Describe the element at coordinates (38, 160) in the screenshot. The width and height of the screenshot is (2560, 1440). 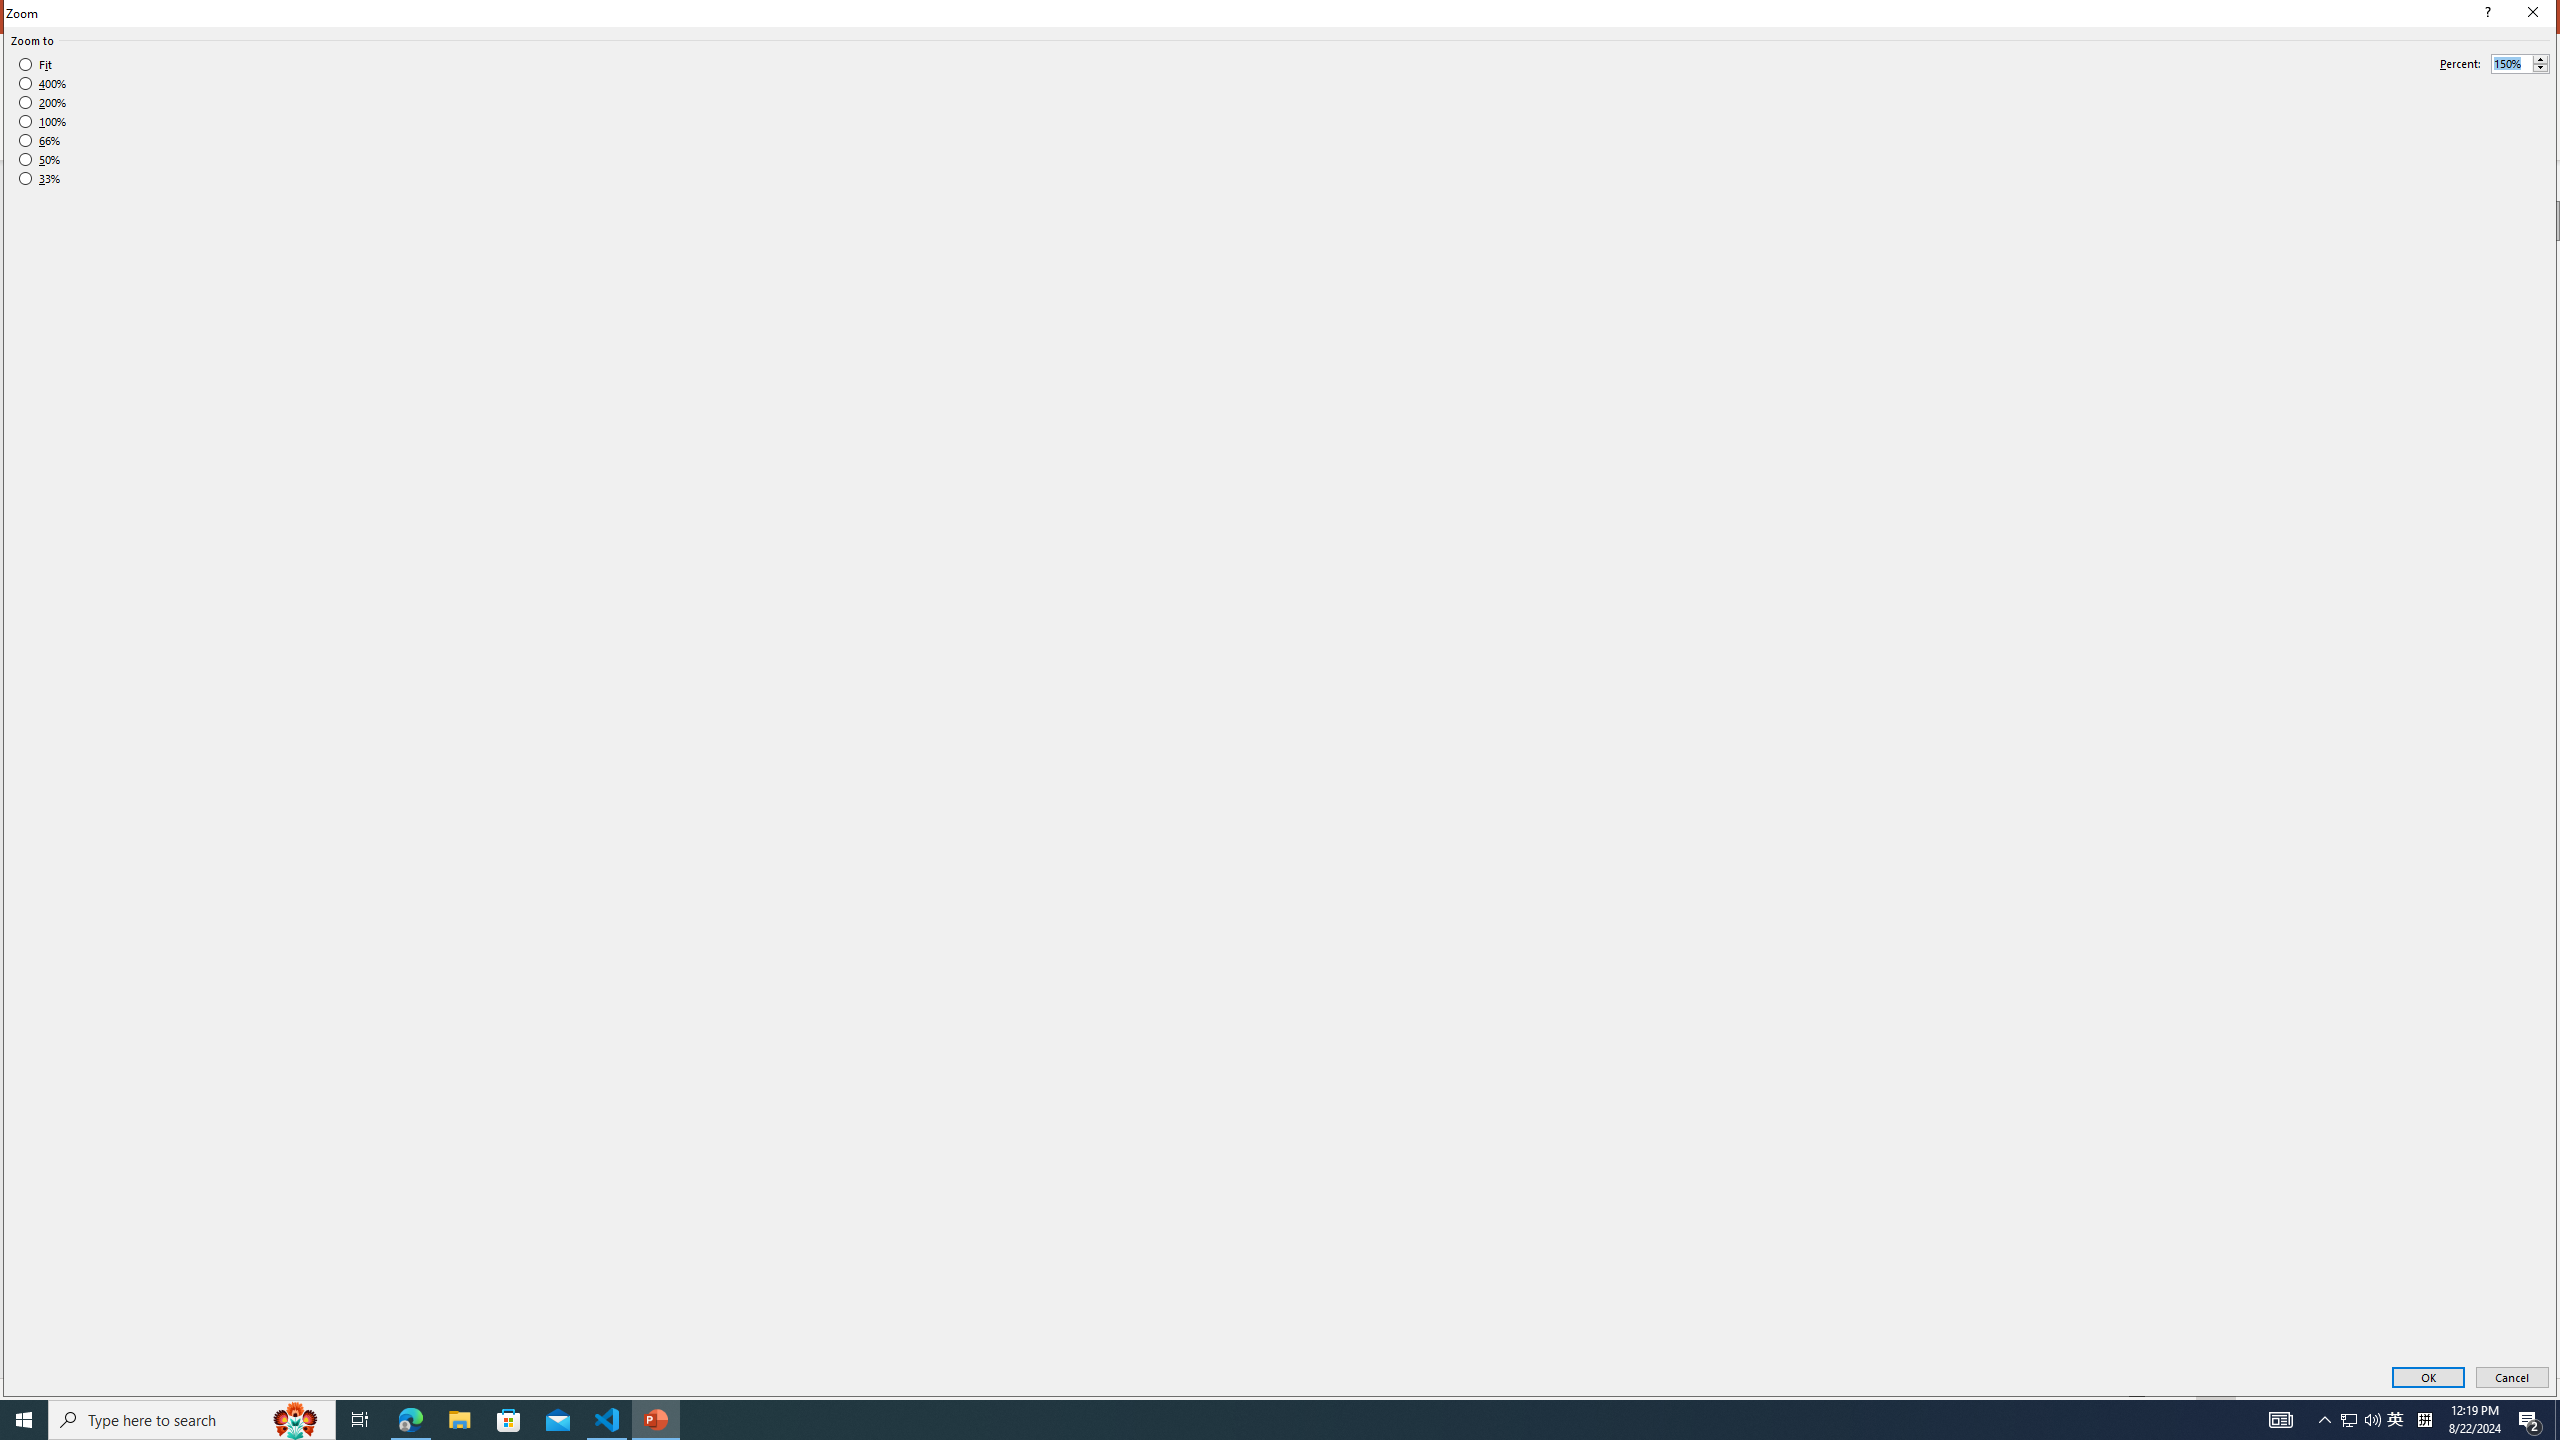
I see `'50%'` at that location.